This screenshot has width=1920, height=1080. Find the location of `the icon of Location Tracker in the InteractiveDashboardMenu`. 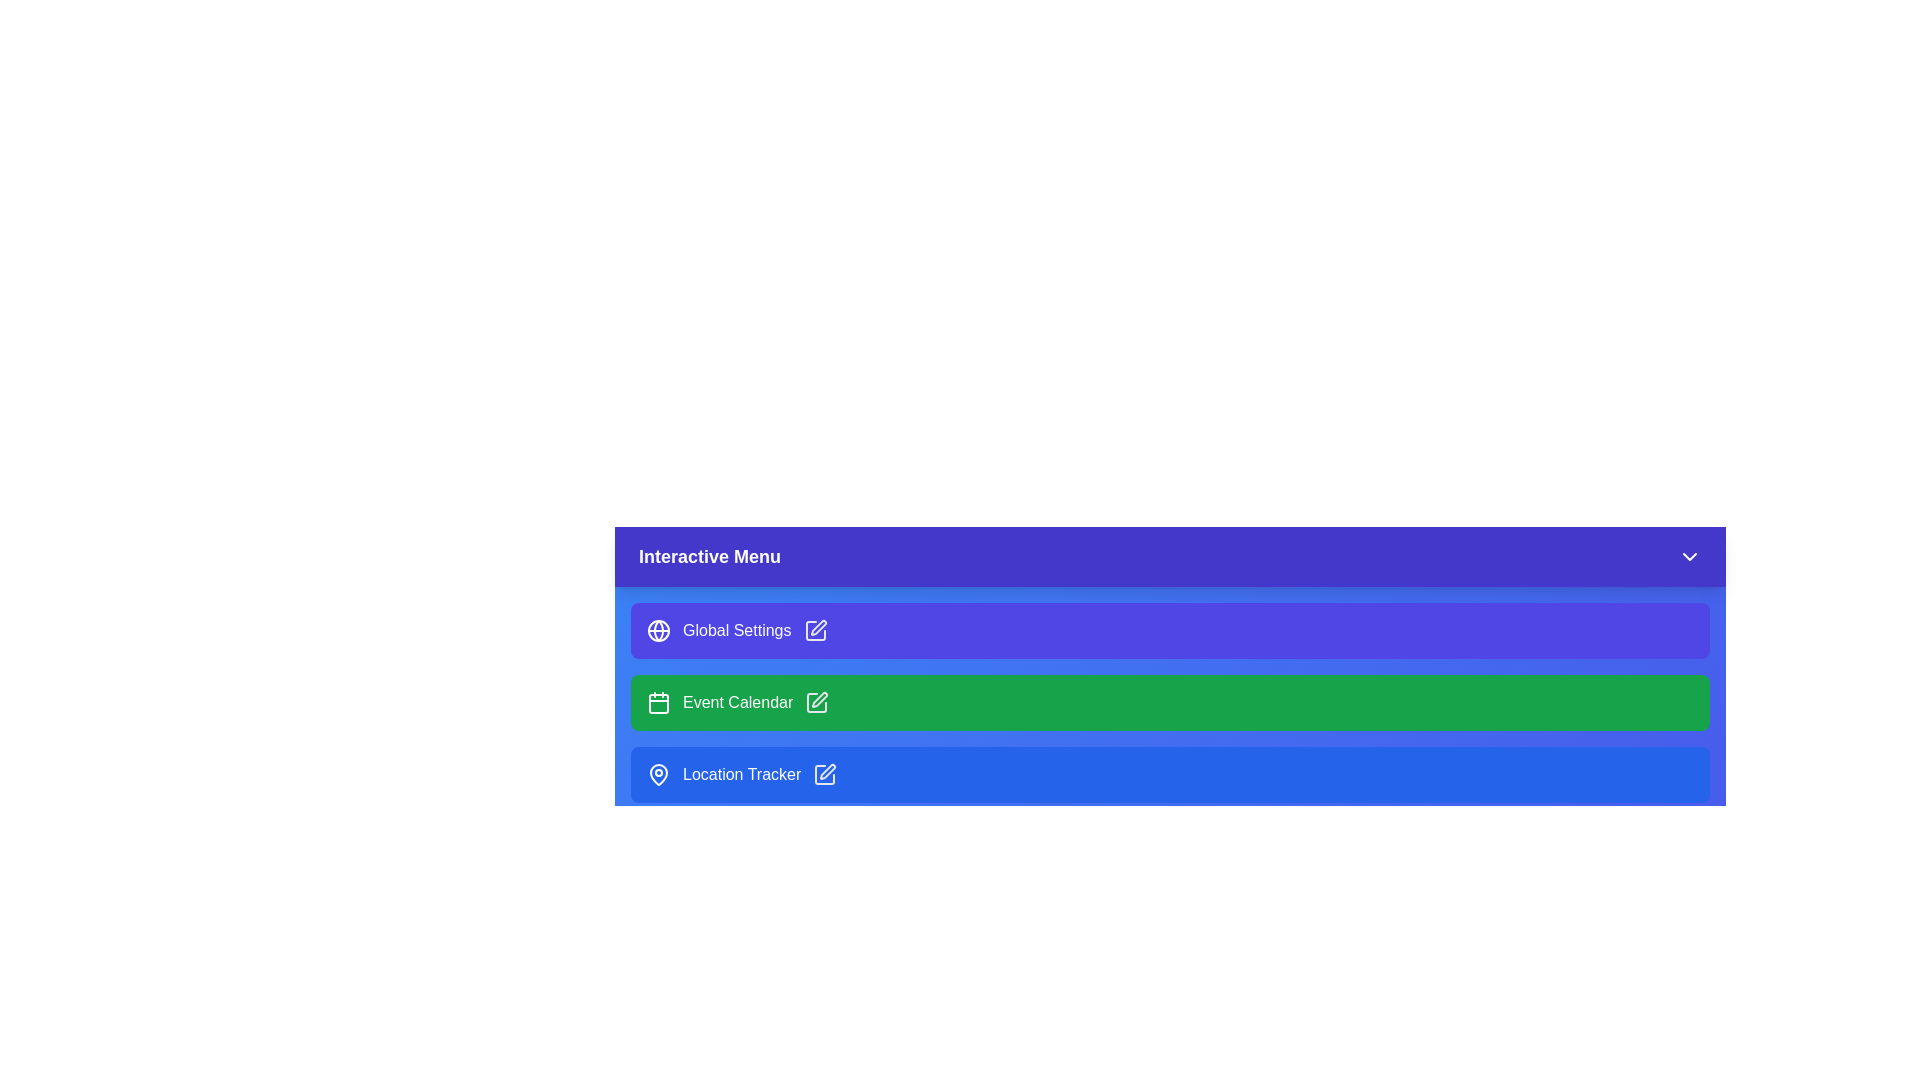

the icon of Location Tracker in the InteractiveDashboardMenu is located at coordinates (658, 774).